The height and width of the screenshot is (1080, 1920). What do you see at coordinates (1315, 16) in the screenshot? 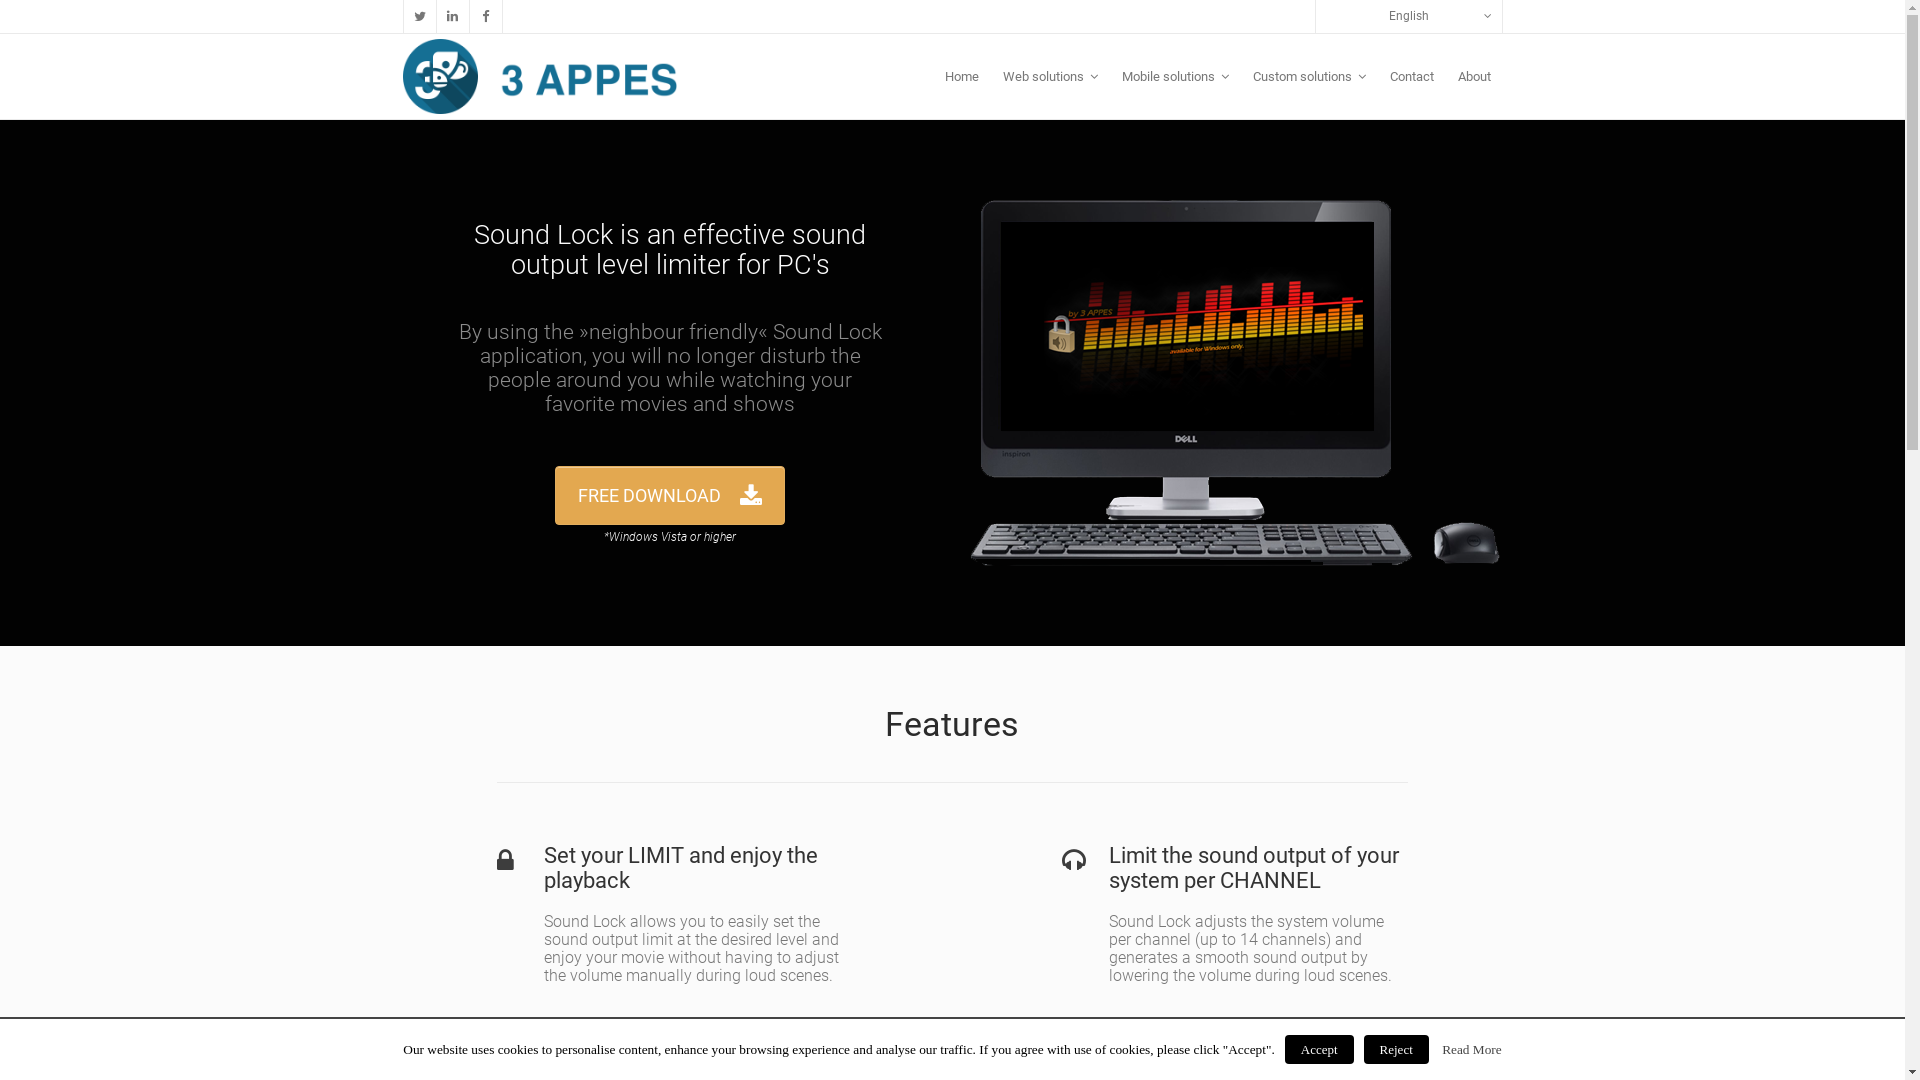
I see `'English'` at bounding box center [1315, 16].